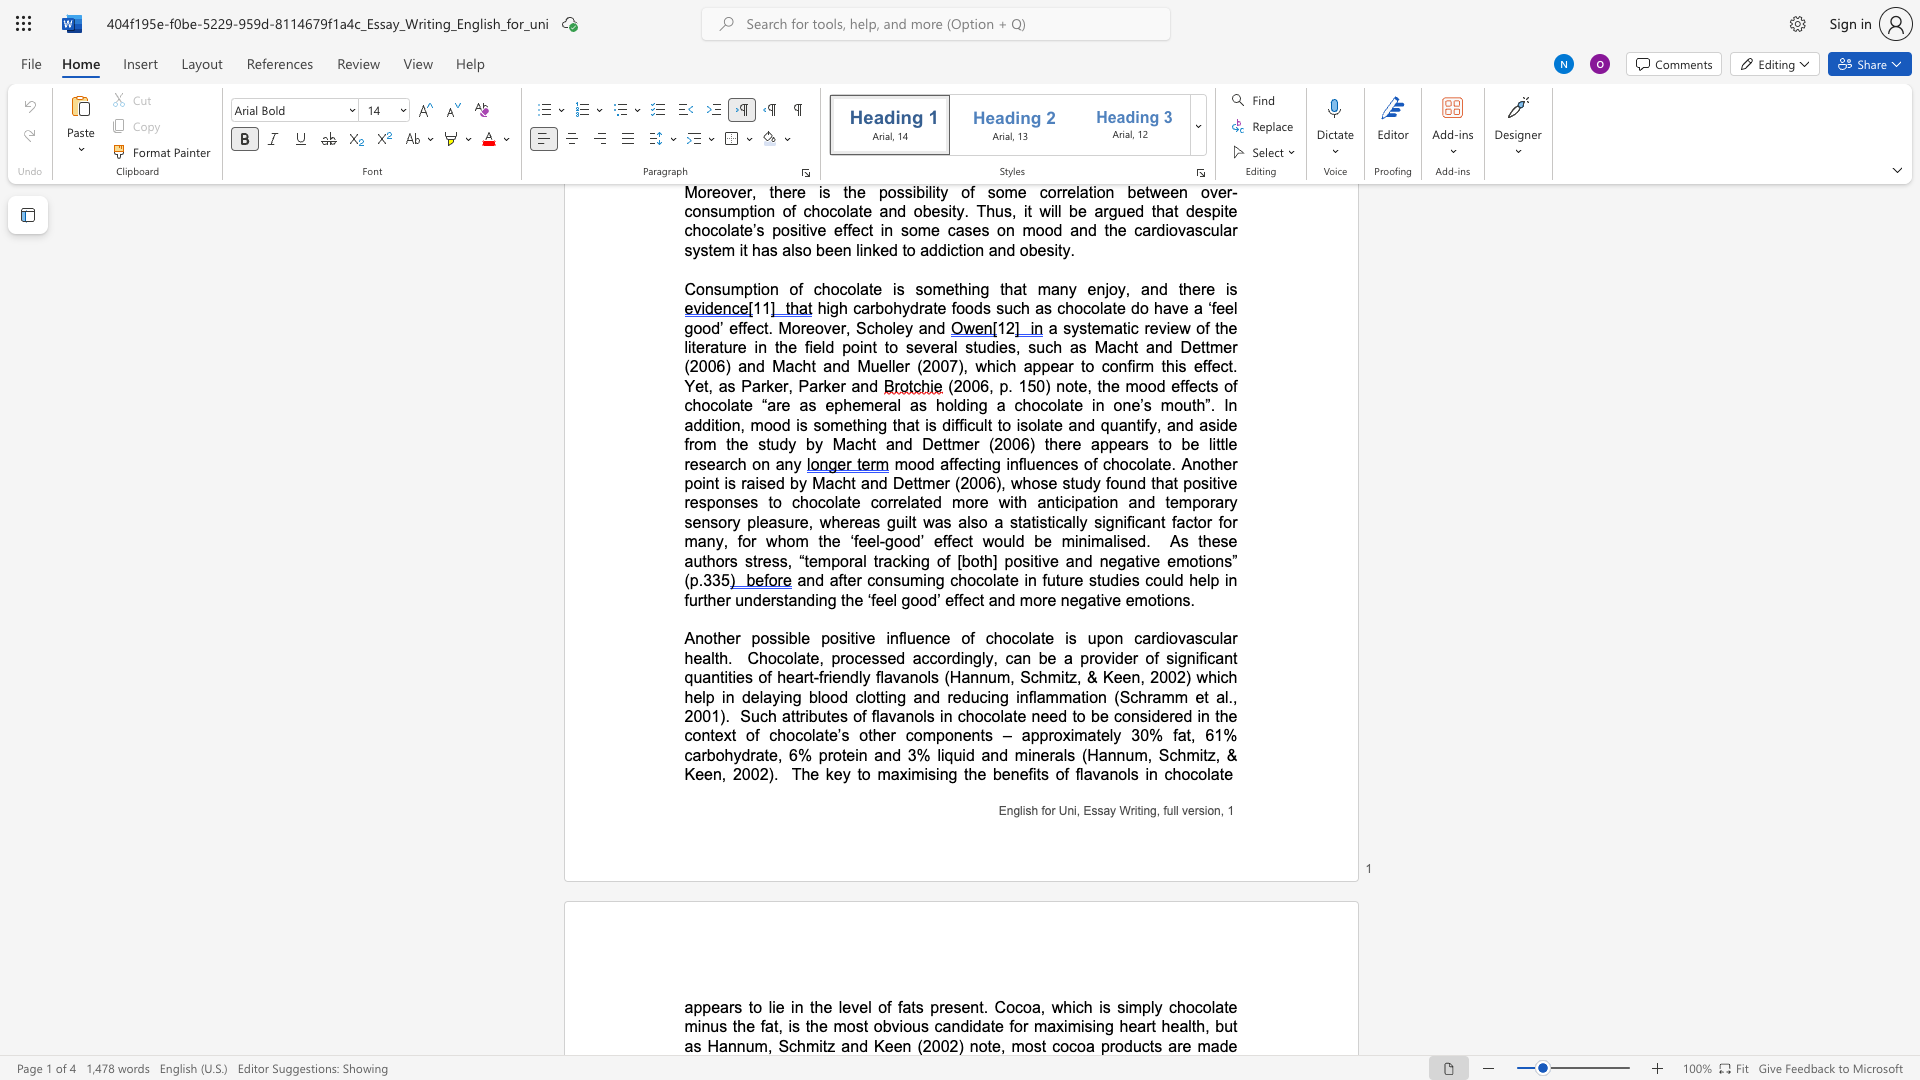 Image resolution: width=1920 pixels, height=1080 pixels. I want to click on the subset text "uid" within the text "Such attributes of flavanols in chocolate need to be considered in the context of chocolate’s other components – approximately 30% fat, 61% carbohydrate, 6% protein and 3% liquid and minerals (Hannum, Sch", so click(952, 755).